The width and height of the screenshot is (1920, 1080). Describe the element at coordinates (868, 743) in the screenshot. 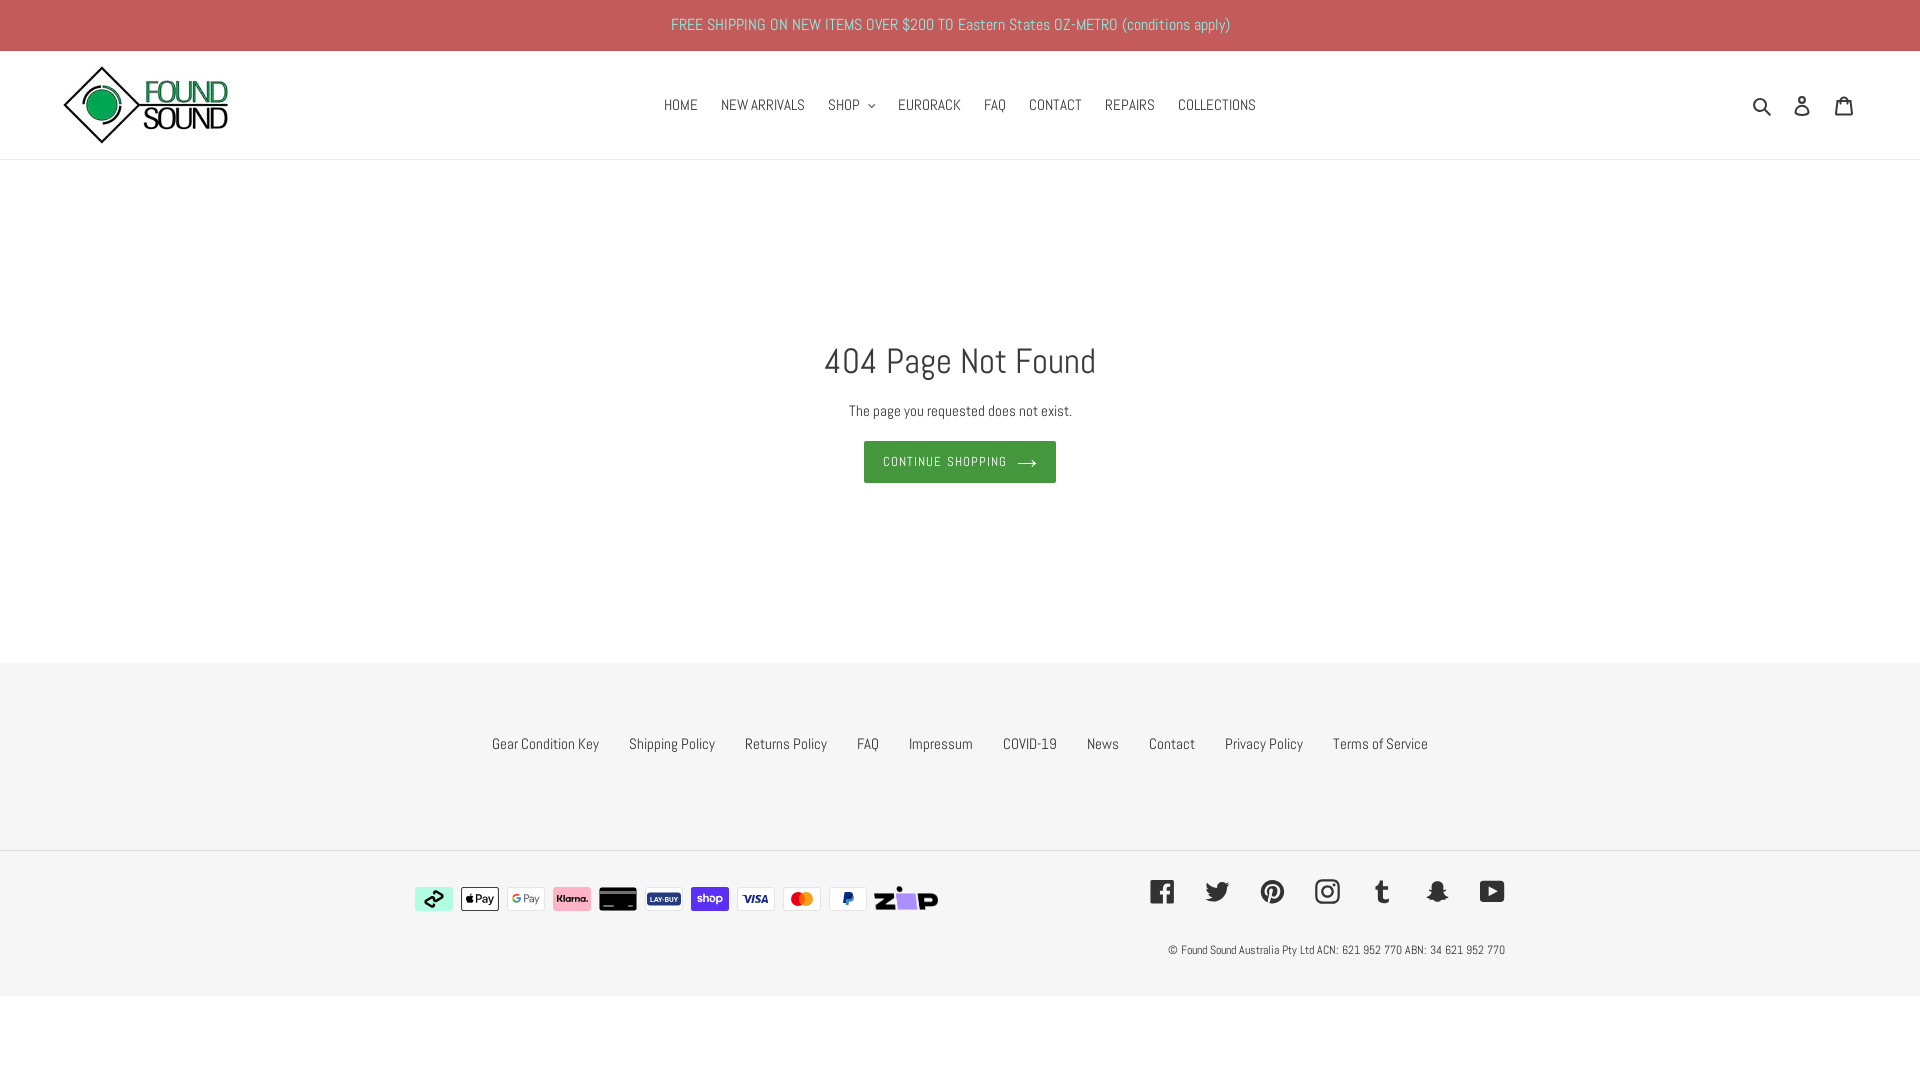

I see `'FAQ'` at that location.